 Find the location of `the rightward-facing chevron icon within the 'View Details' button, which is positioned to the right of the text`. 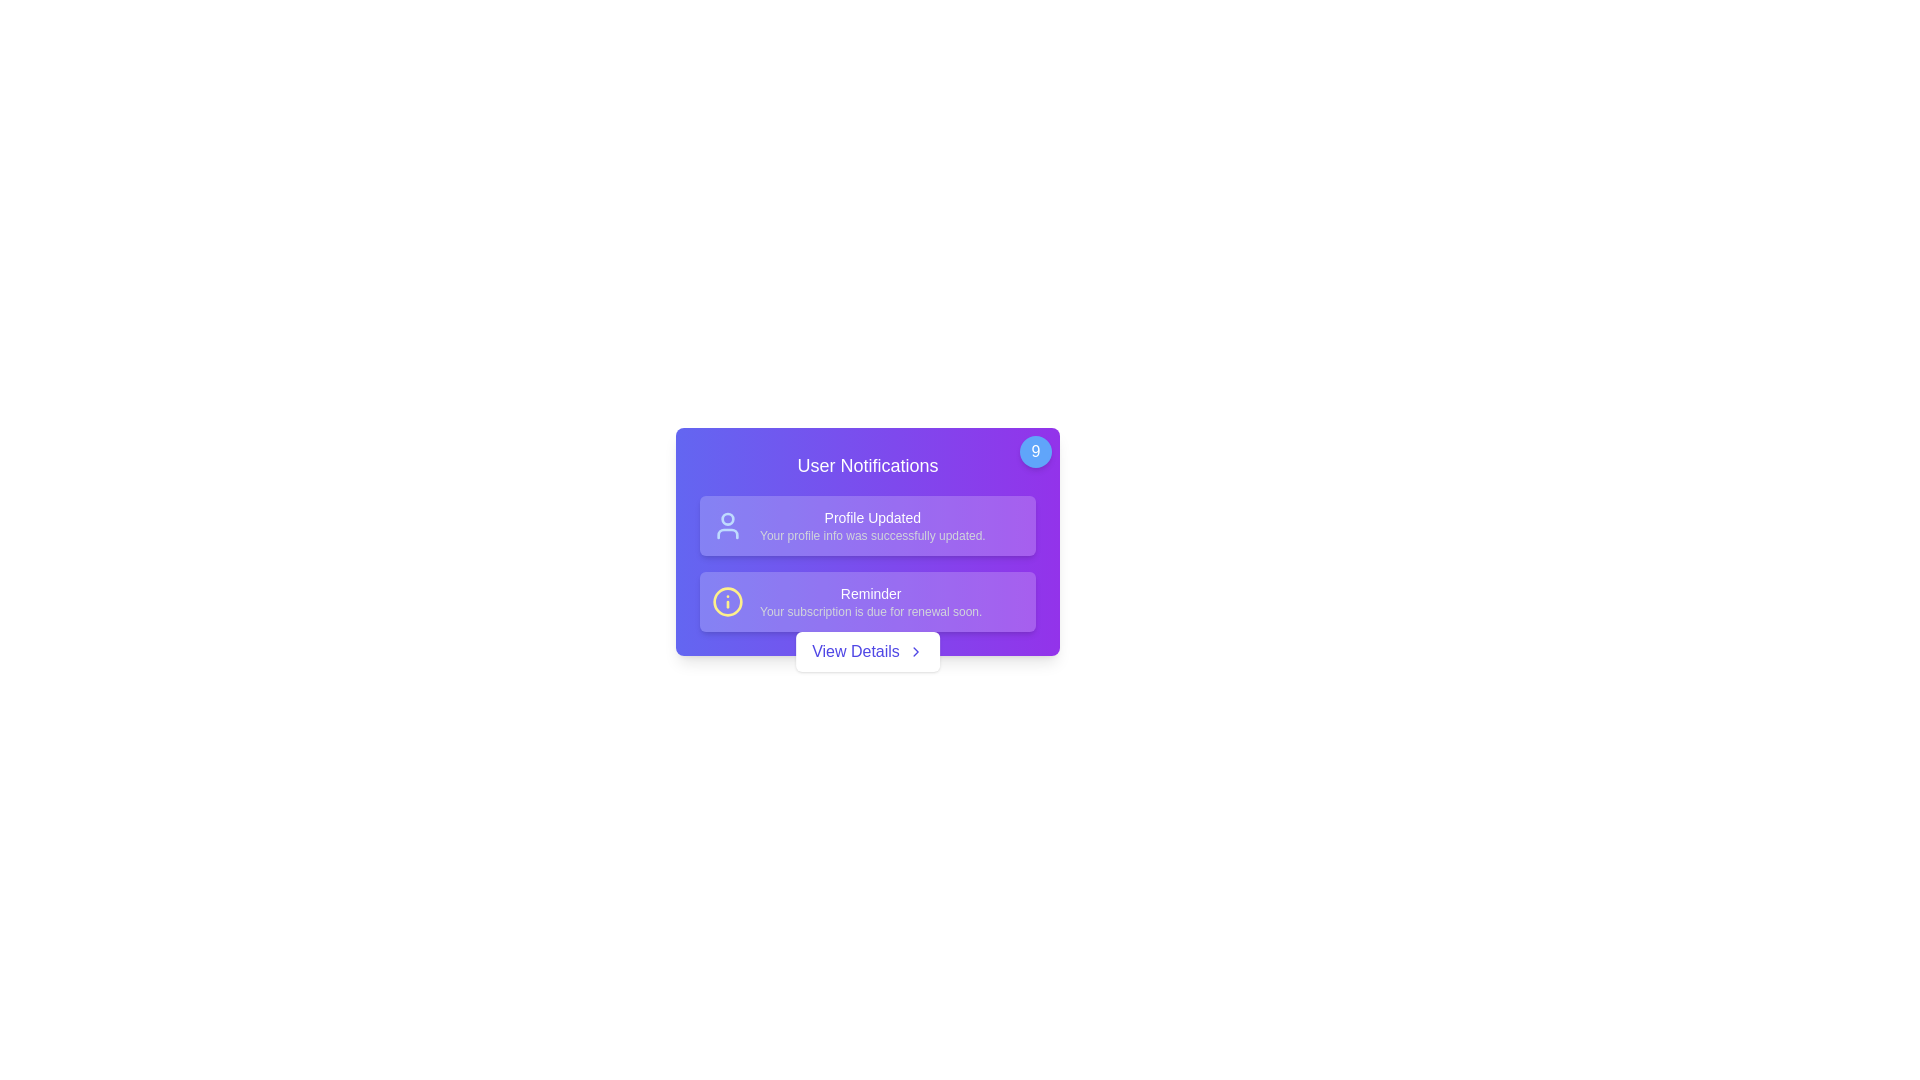

the rightward-facing chevron icon within the 'View Details' button, which is positioned to the right of the text is located at coordinates (914, 651).